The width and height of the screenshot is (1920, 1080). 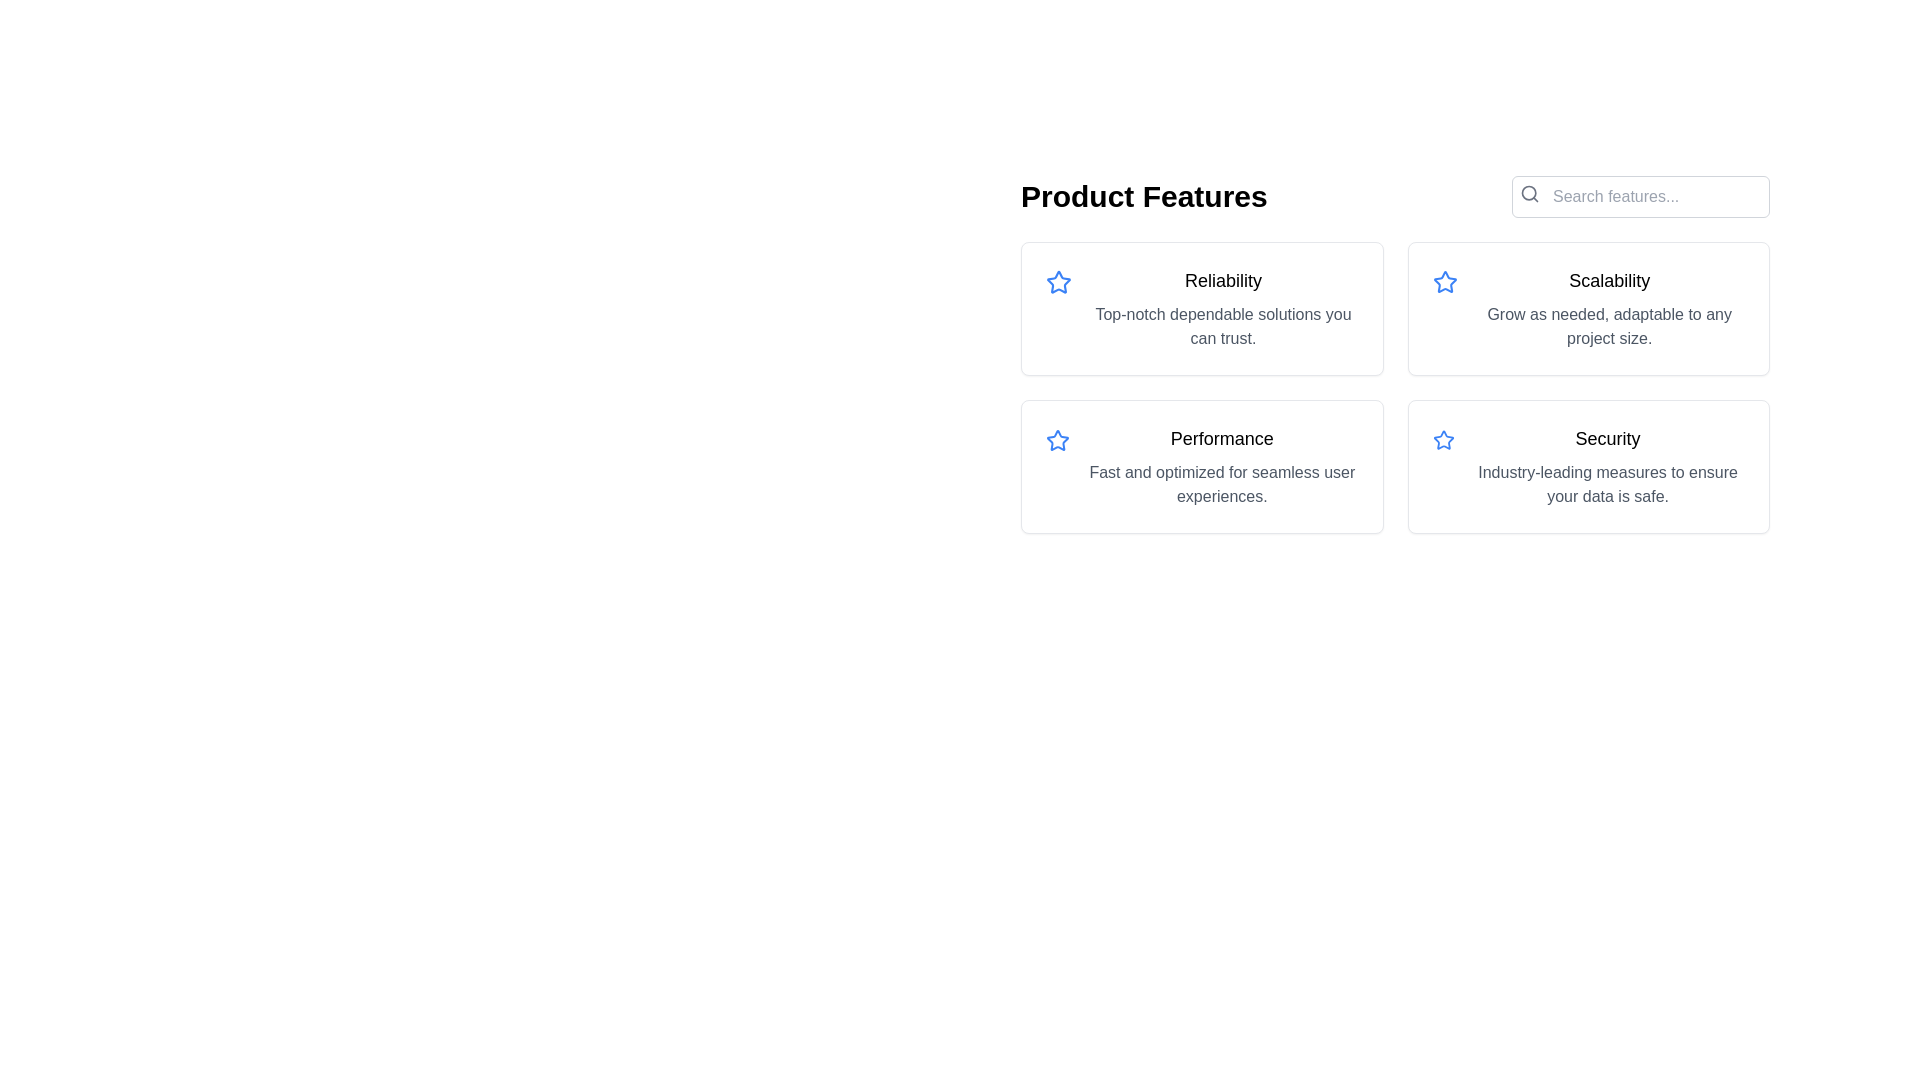 I want to click on the star-shaped icon with a blue outline located in the top-right quadrant of the grid layout, directly above the 'Scalability' label, so click(x=1445, y=282).